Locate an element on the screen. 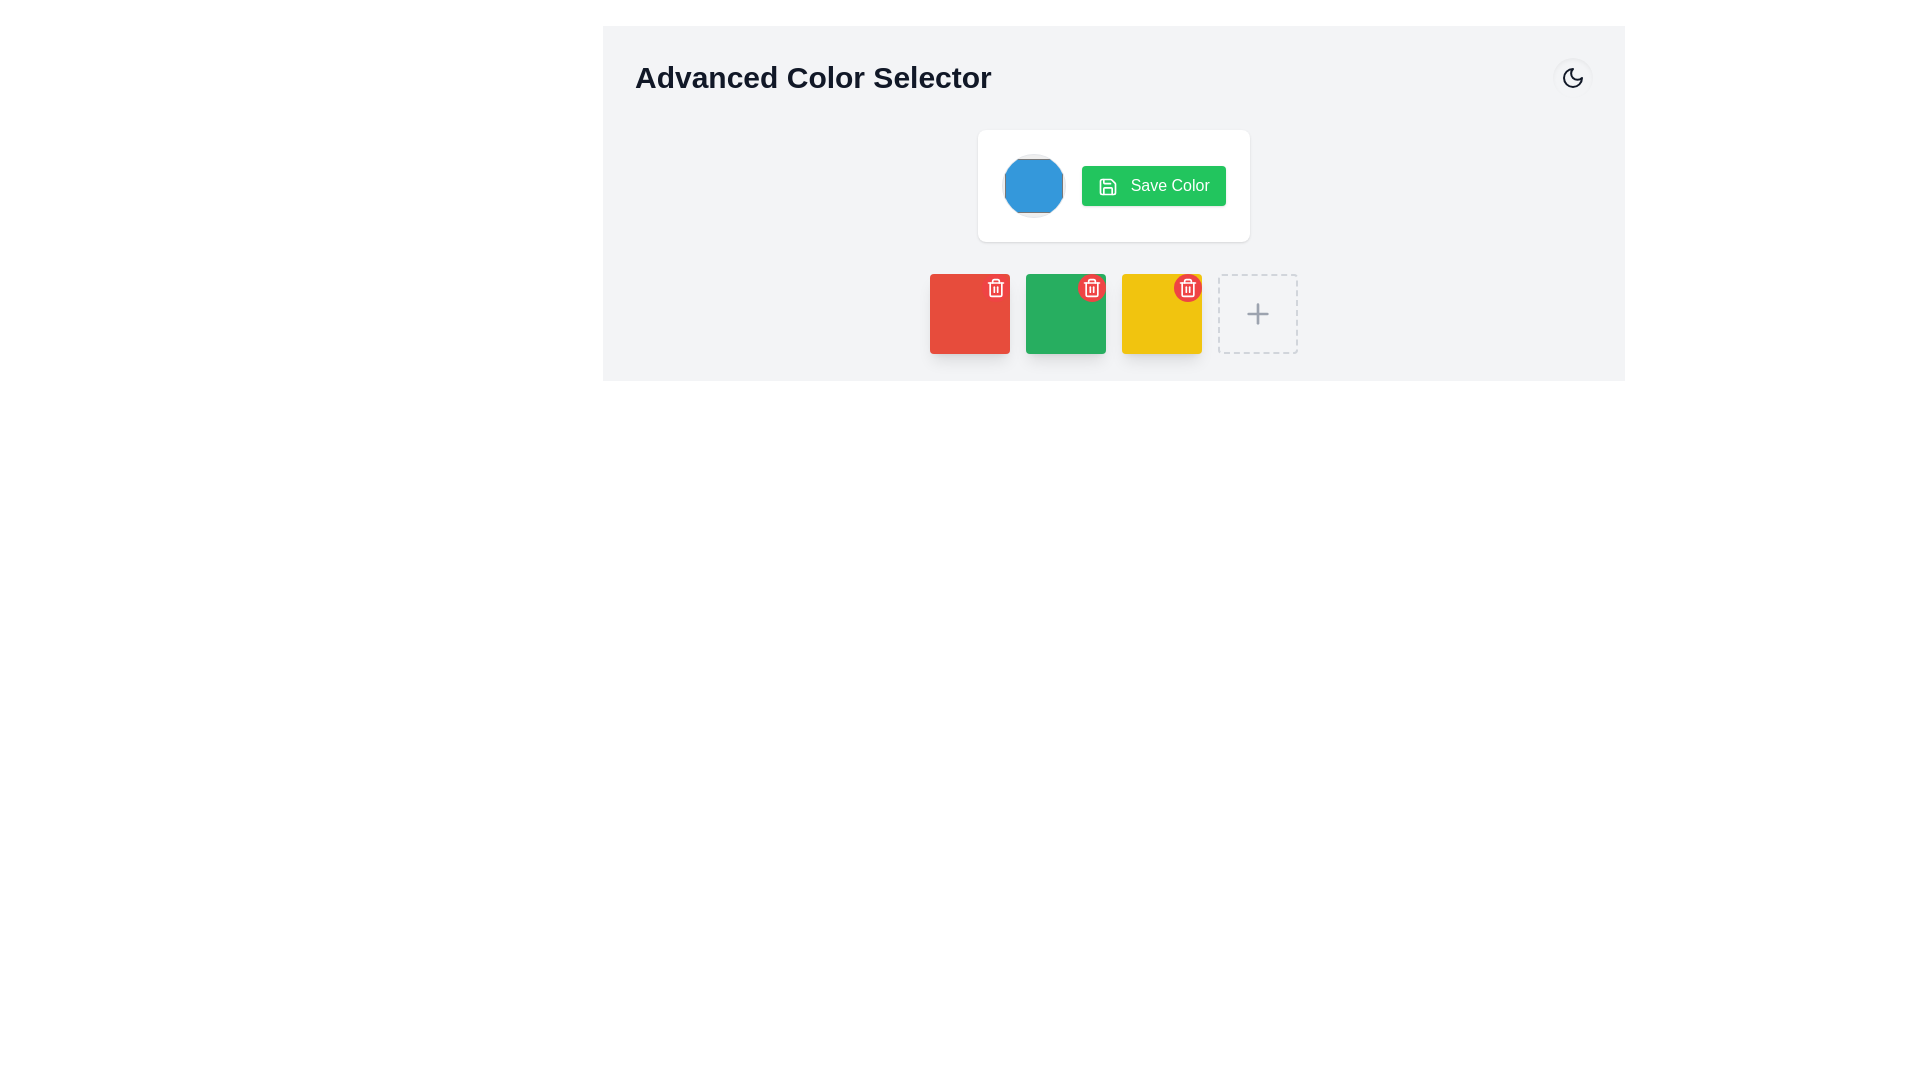  the decorative moon icon located in the top-right area of the interface is located at coordinates (1572, 76).